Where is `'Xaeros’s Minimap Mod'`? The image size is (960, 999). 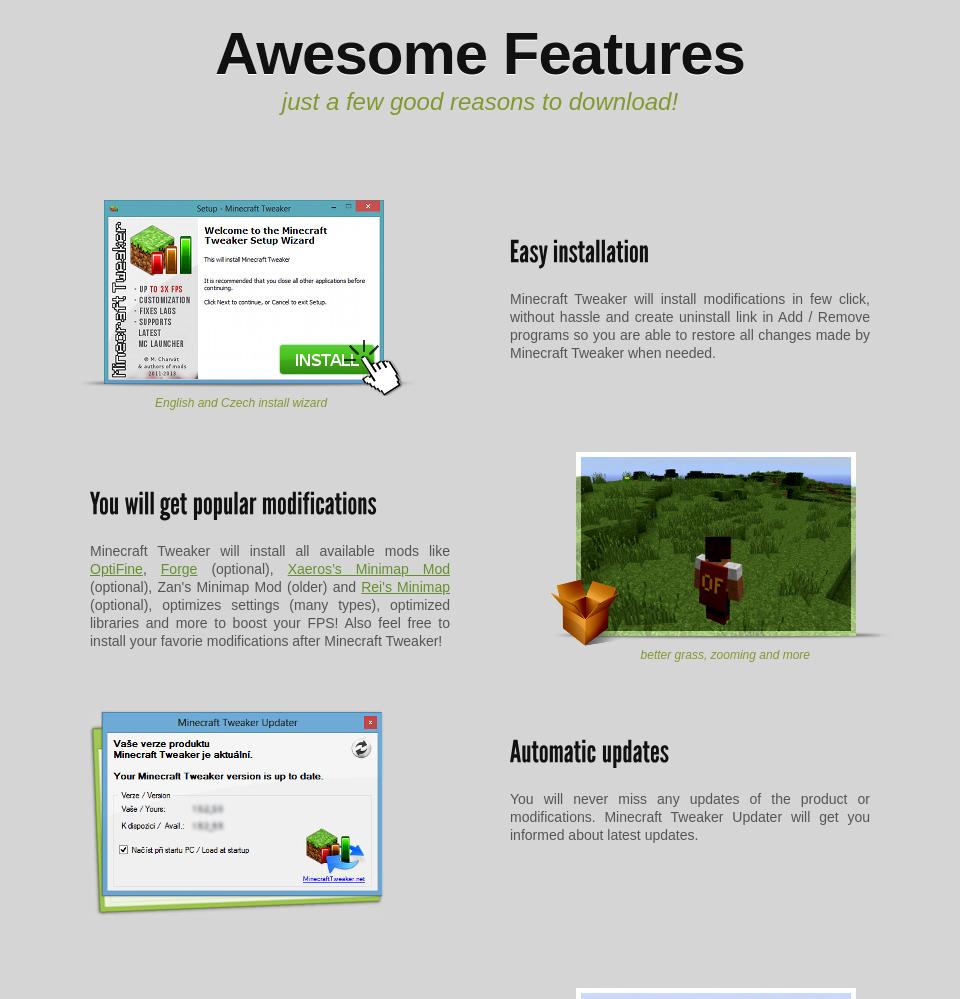
'Xaeros’s Minimap Mod' is located at coordinates (286, 569).